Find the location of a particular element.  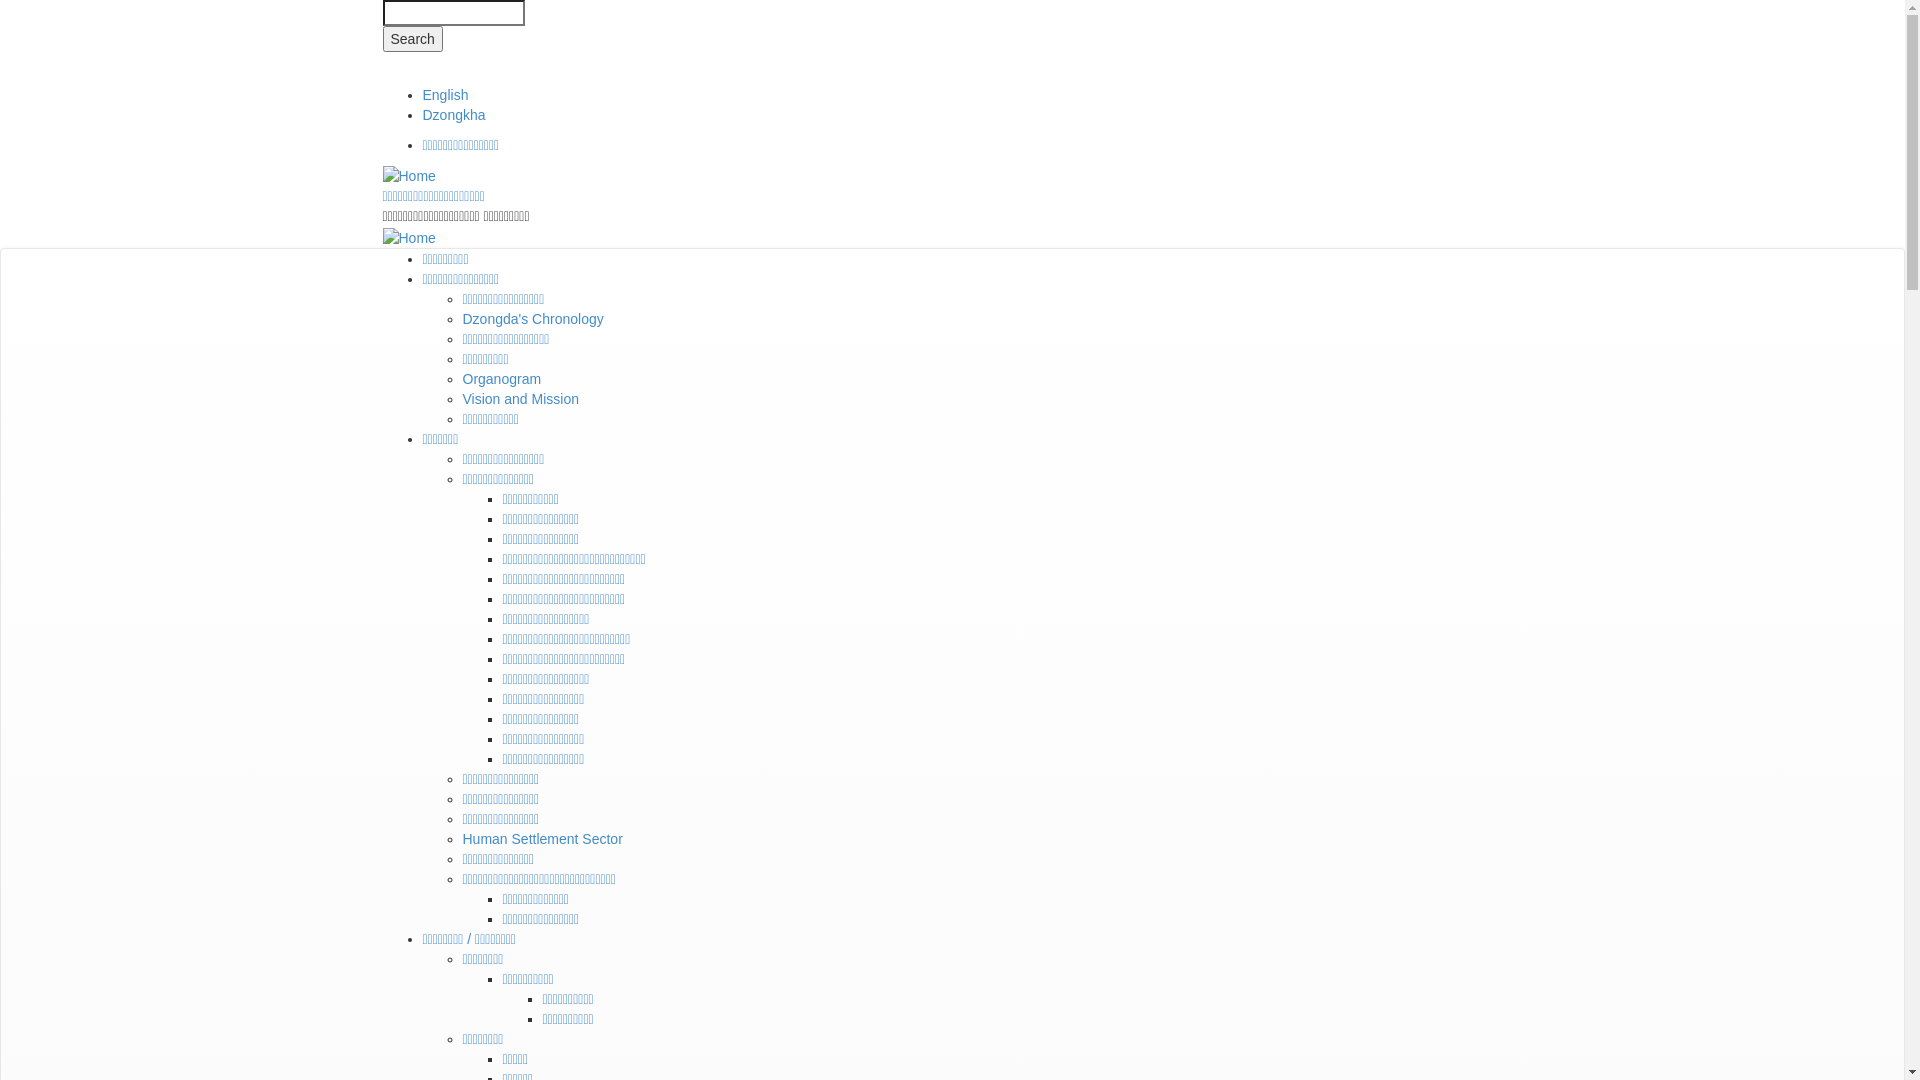

'Organogram' is located at coordinates (501, 378).